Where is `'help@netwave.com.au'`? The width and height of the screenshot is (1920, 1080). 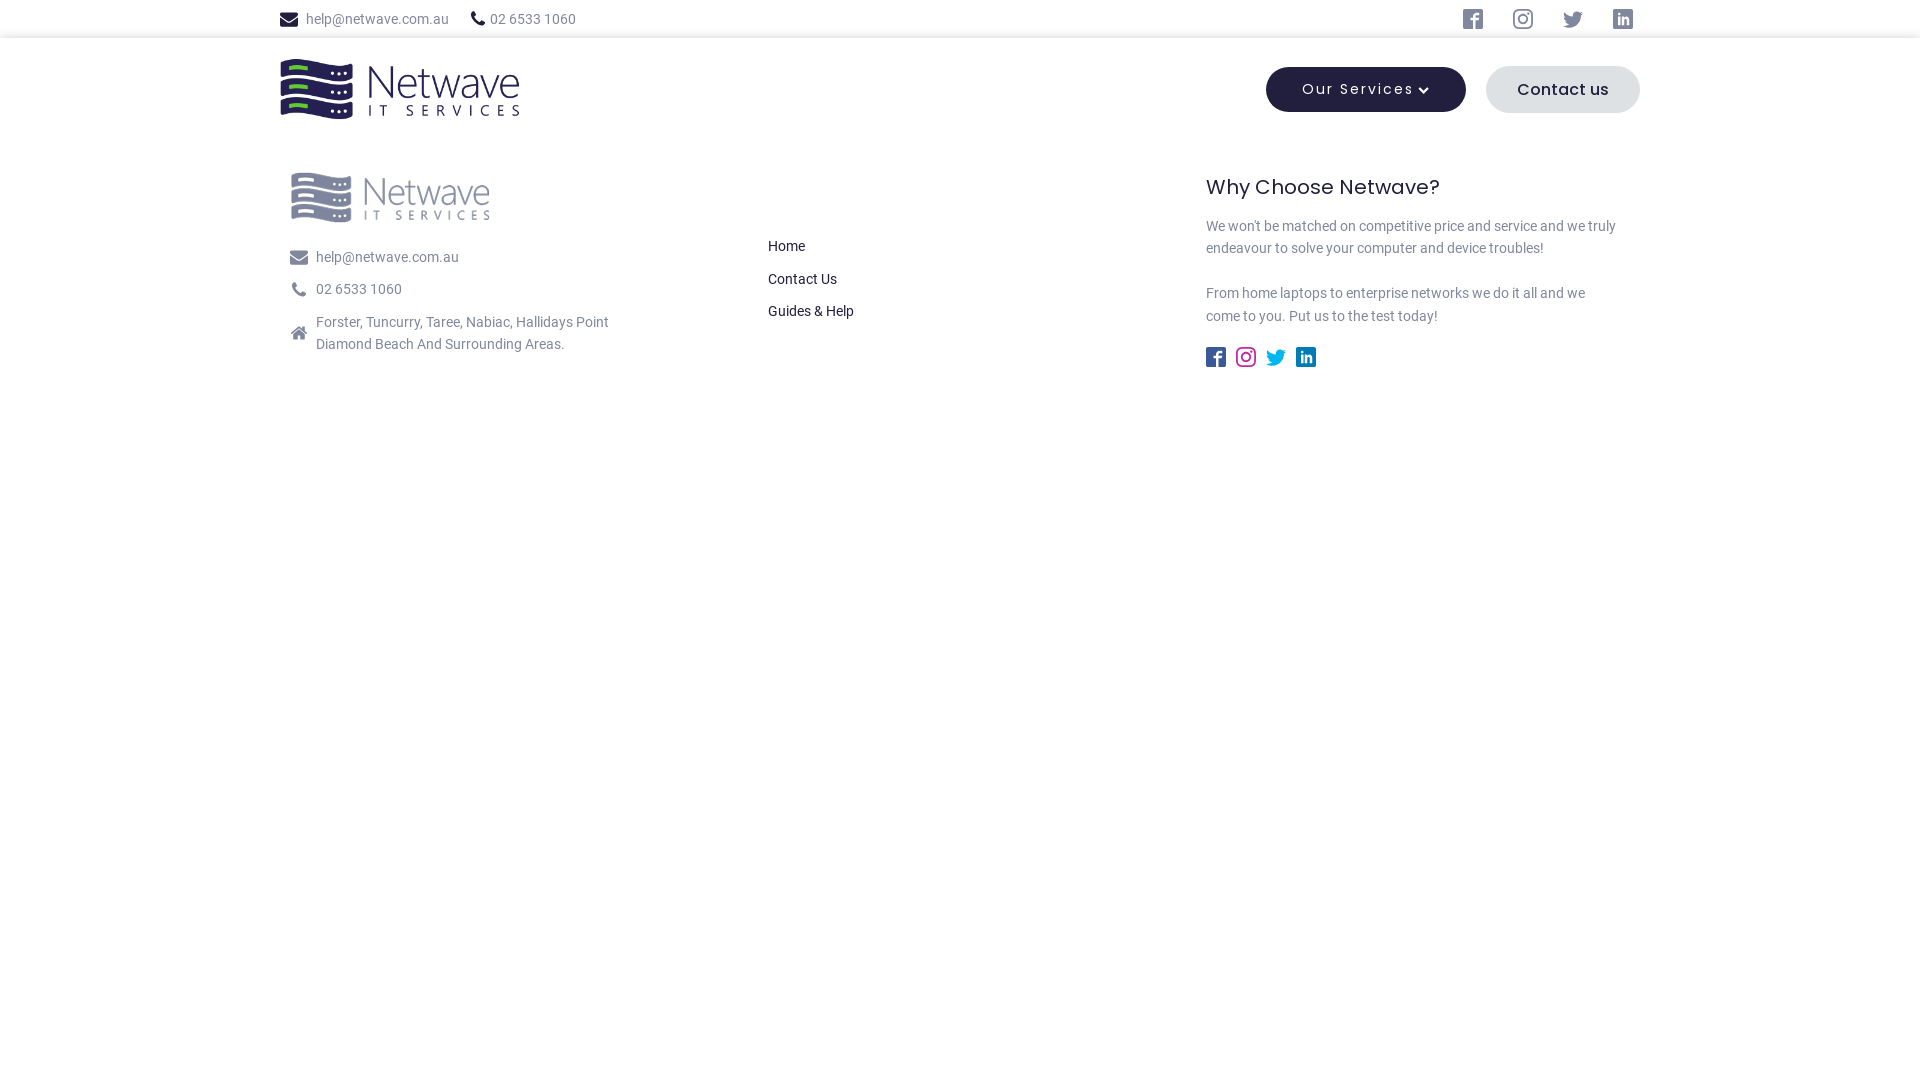
'help@netwave.com.au' is located at coordinates (384, 256).